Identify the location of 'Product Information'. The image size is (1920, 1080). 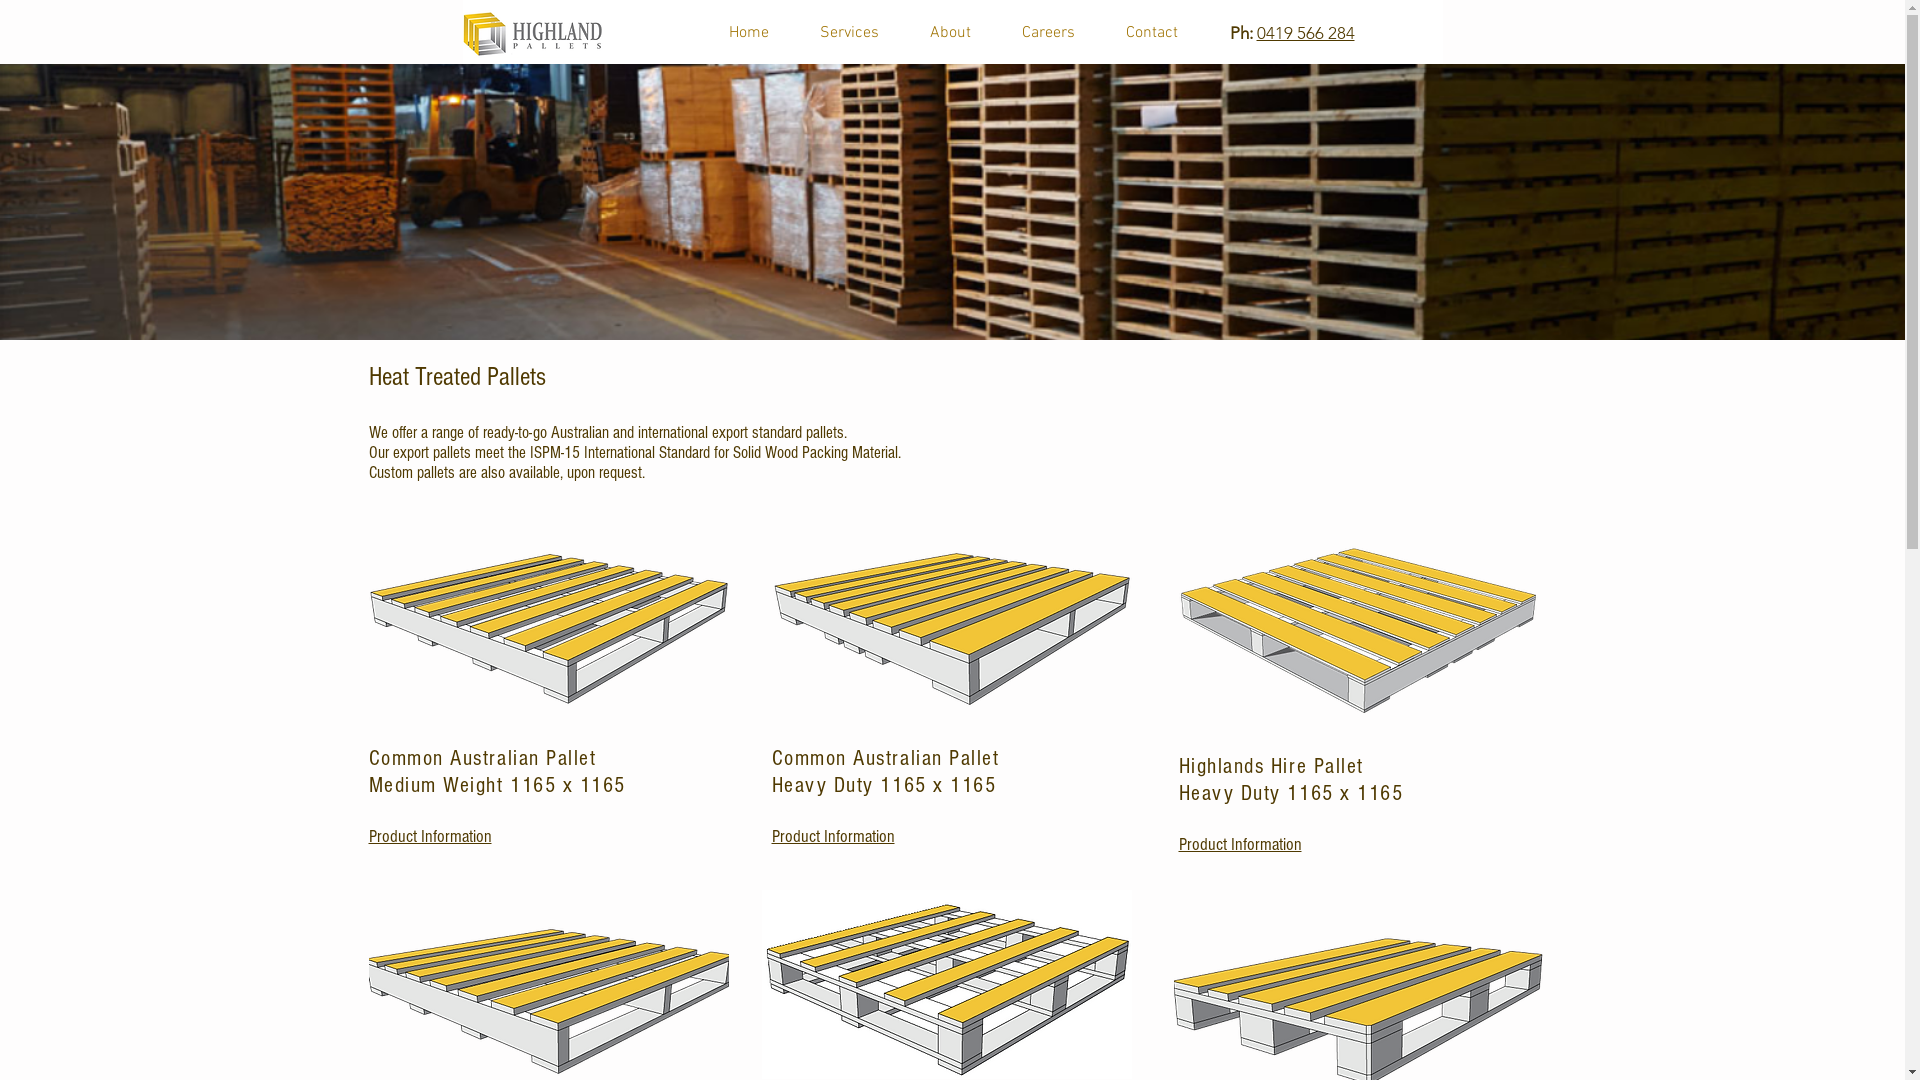
(1238, 844).